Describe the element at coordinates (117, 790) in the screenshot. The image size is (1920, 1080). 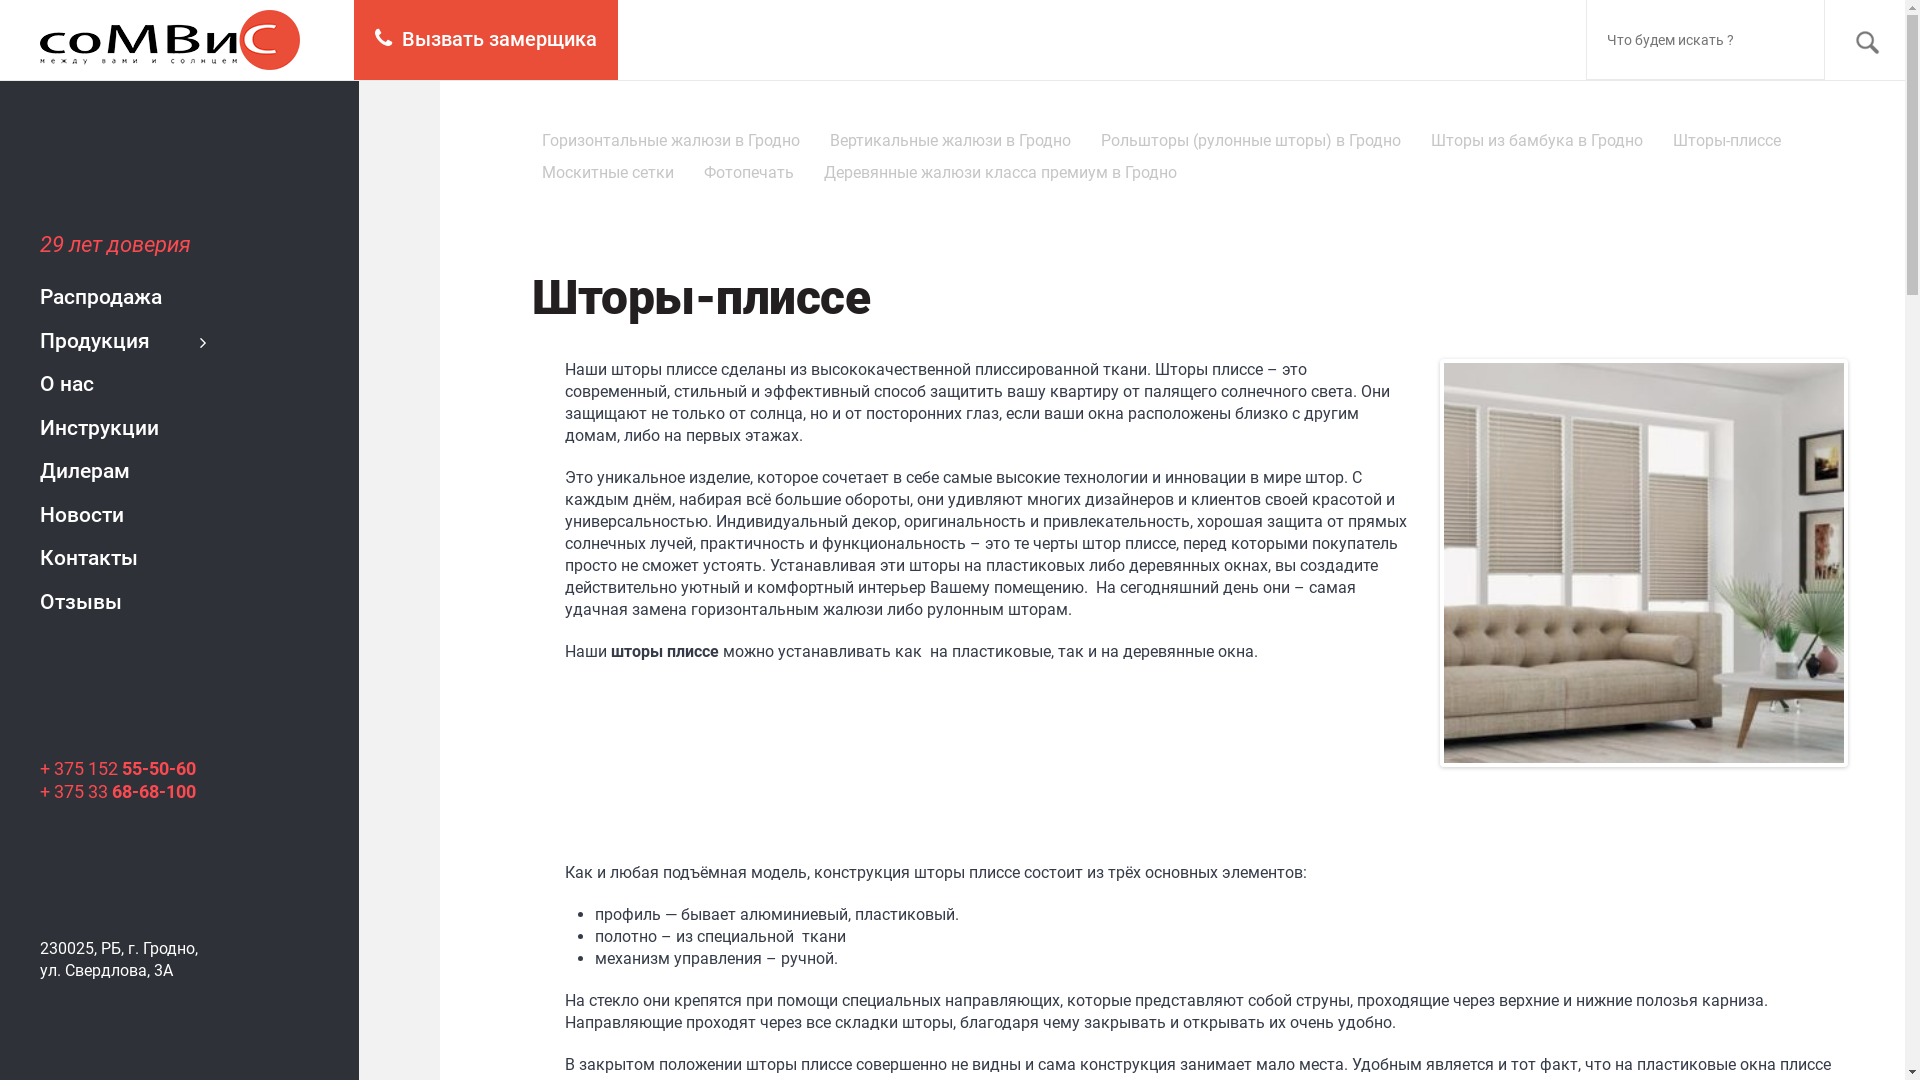
I see `'+ 375 33 68-68-100'` at that location.